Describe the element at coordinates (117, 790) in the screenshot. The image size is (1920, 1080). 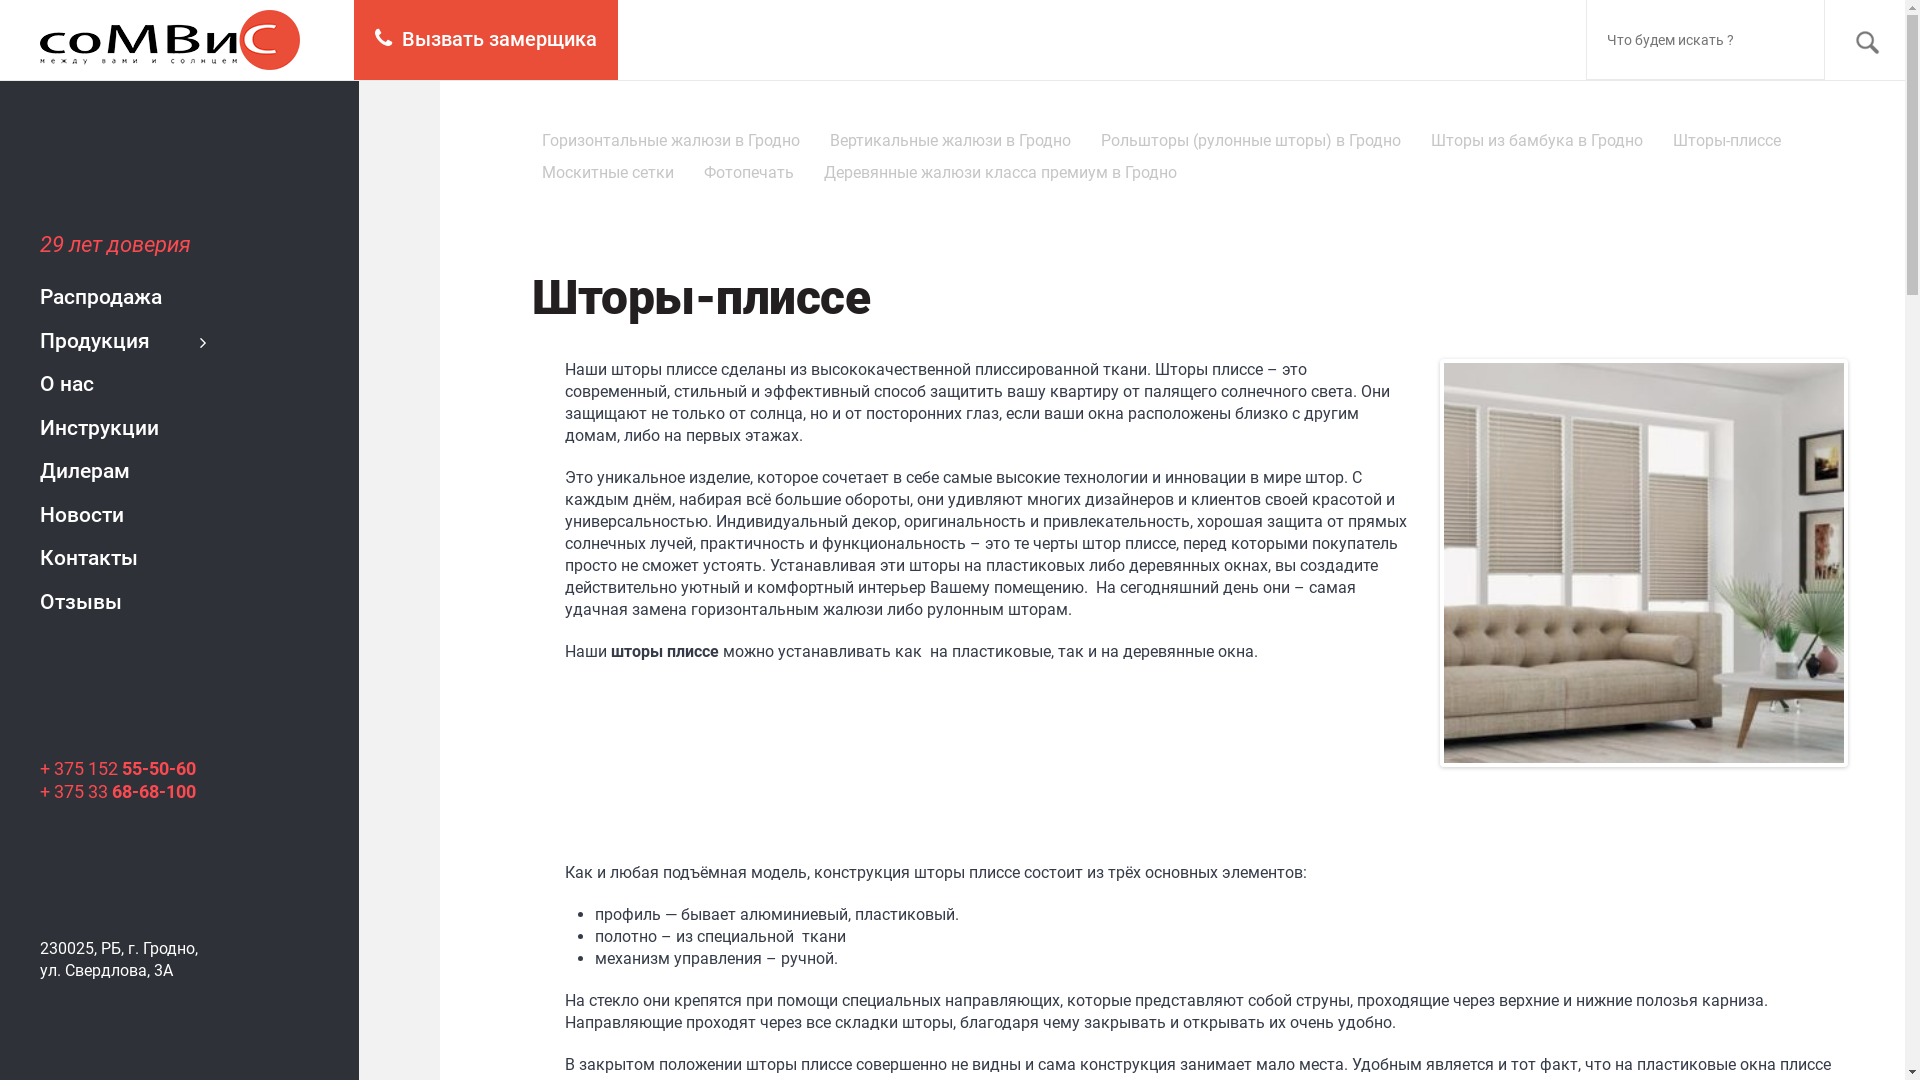
I see `'+ 375 33 68-68-100'` at that location.